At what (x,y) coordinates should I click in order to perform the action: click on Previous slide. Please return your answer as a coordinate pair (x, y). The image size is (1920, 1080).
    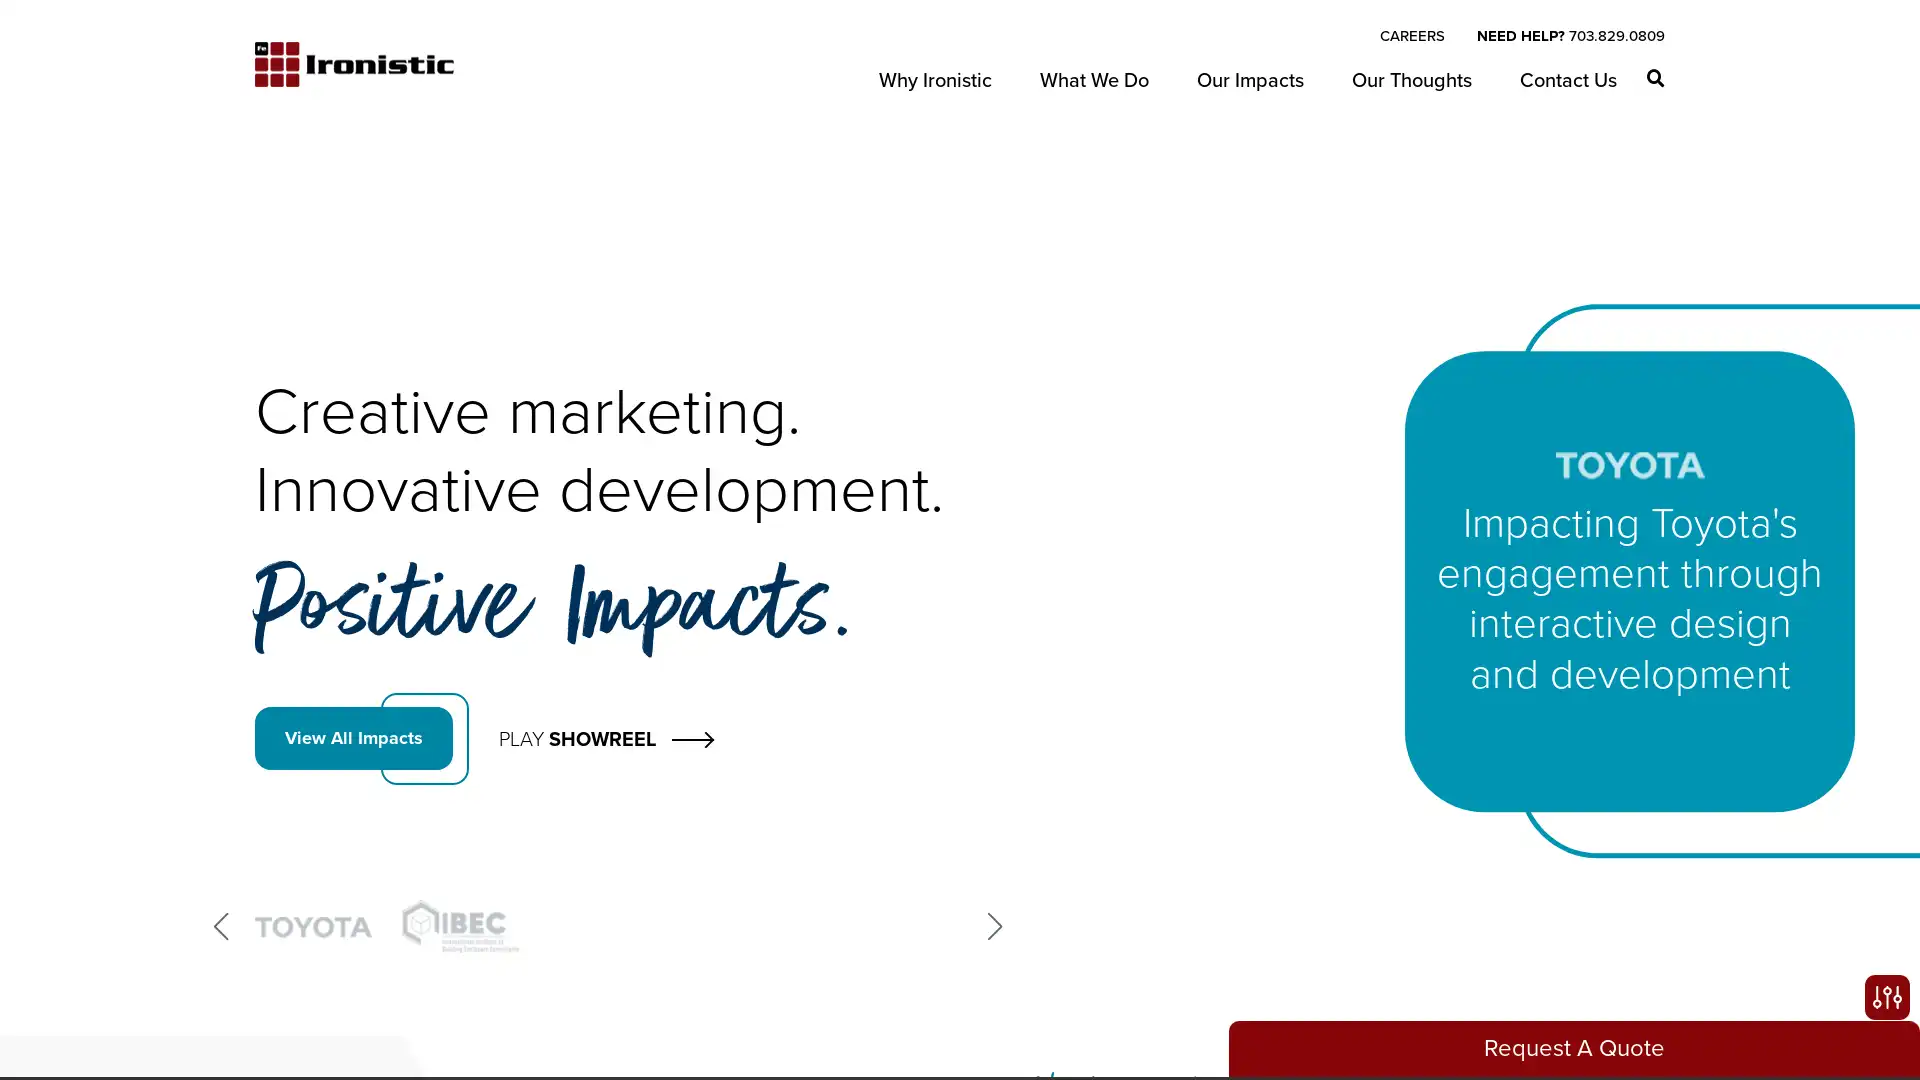
    Looking at the image, I should click on (220, 925).